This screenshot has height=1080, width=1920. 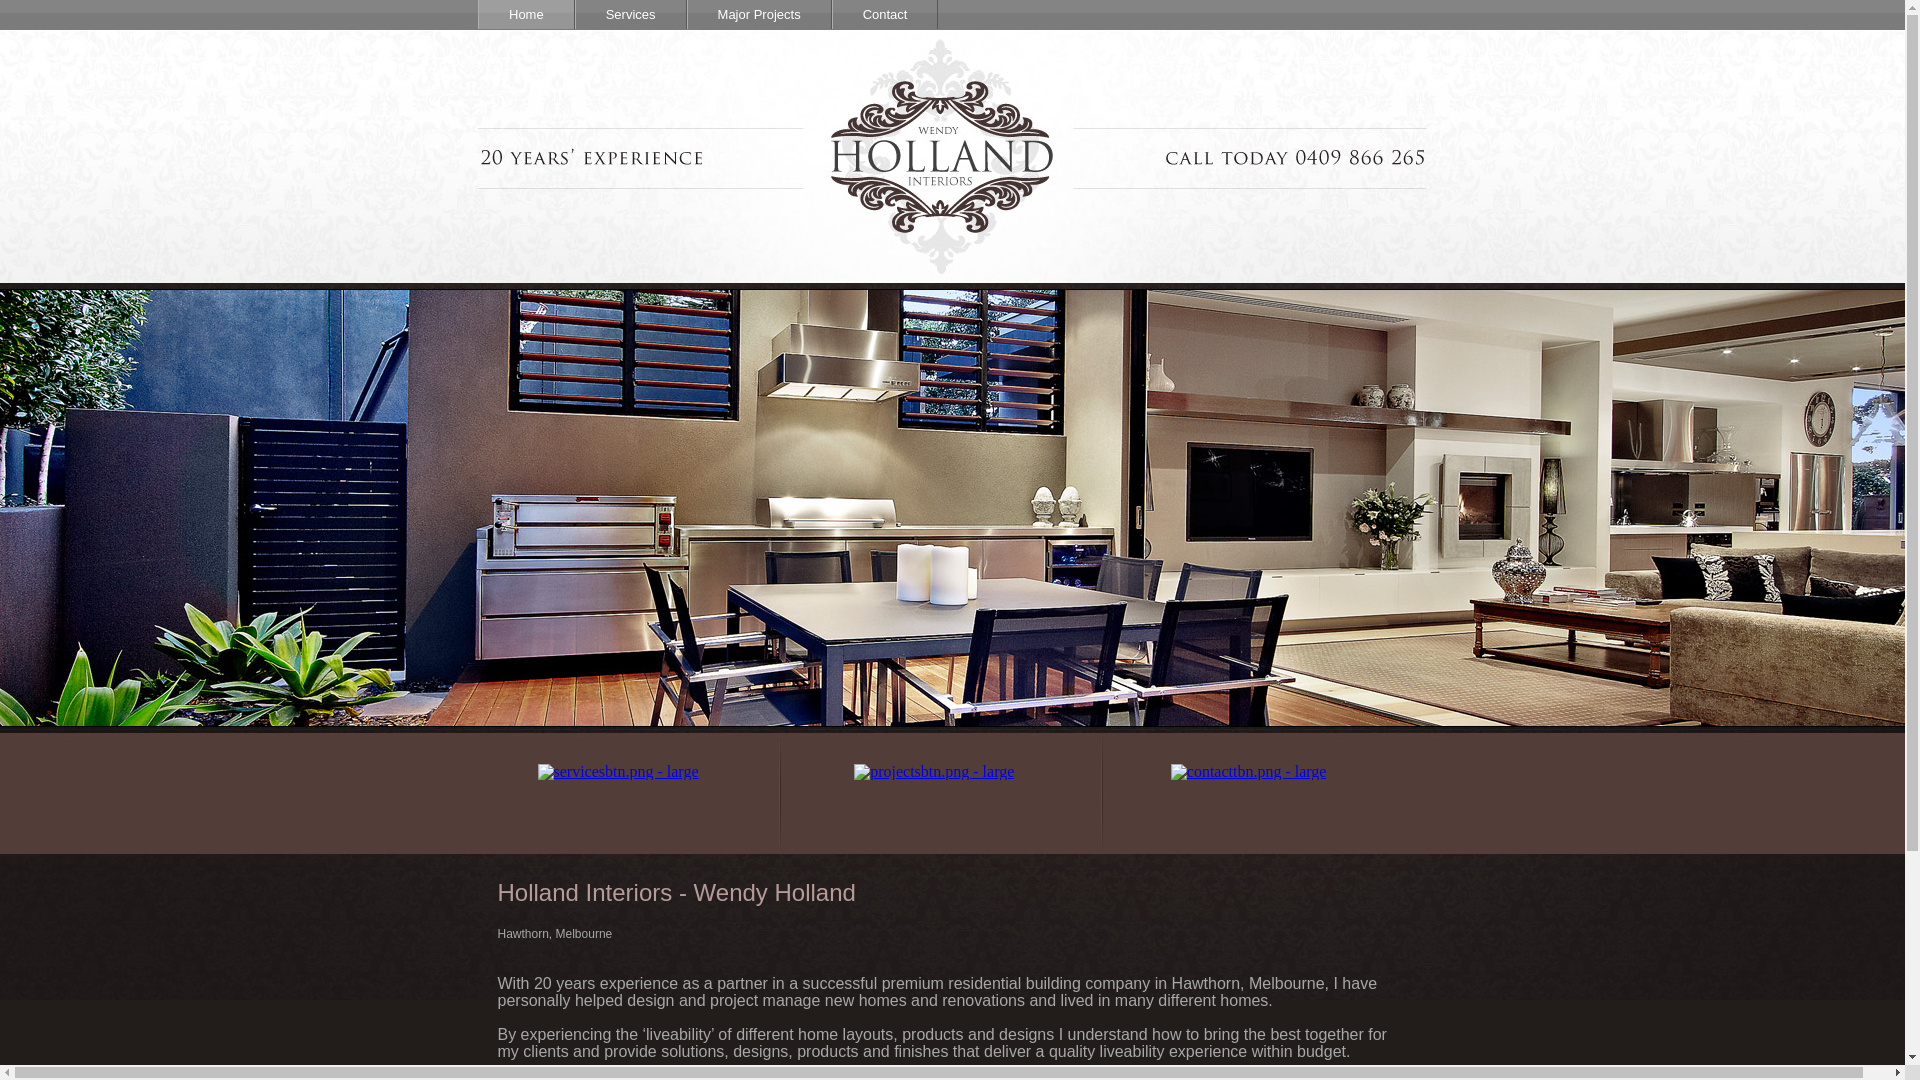 I want to click on 'Major Projects', so click(x=757, y=14).